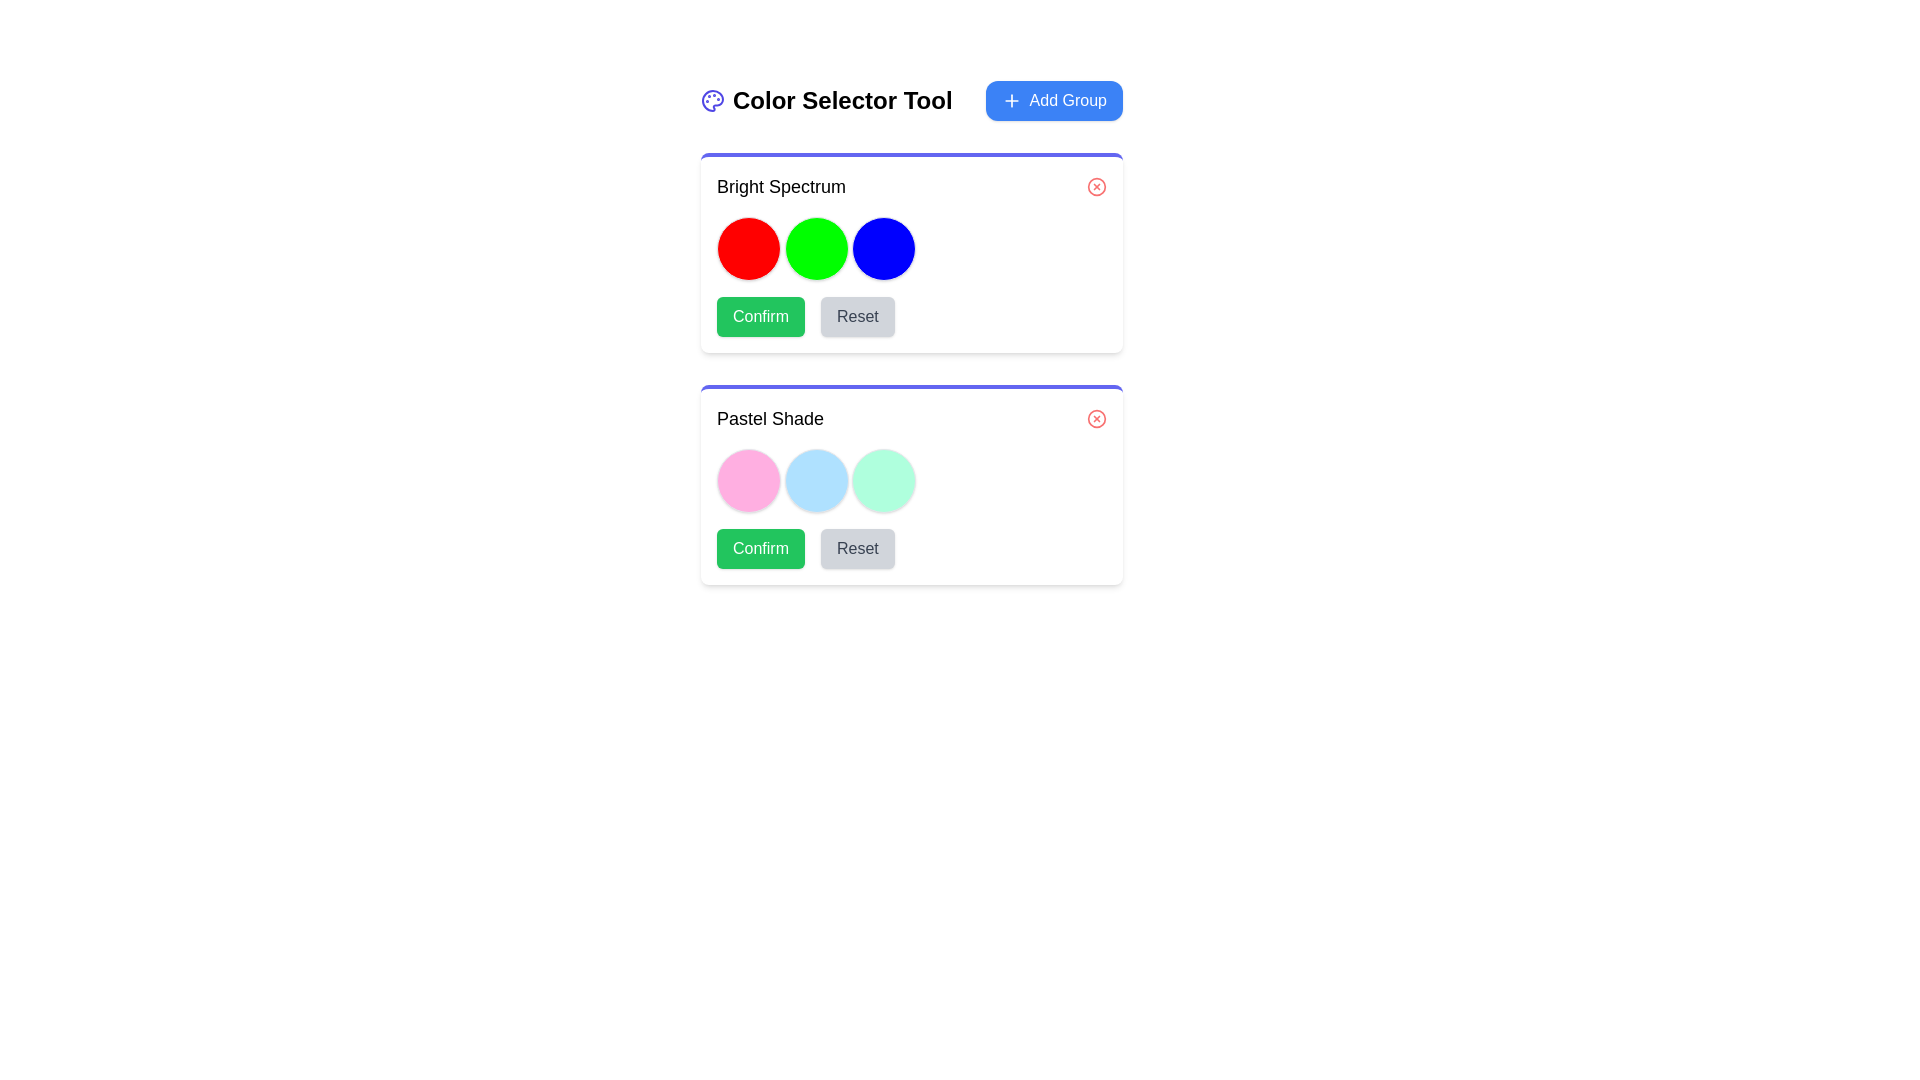 The height and width of the screenshot is (1080, 1920). What do you see at coordinates (883, 481) in the screenshot?
I see `the third circular button with a light green background in the 'Pastel Shade' card, which is part of a group of three similar buttons aligned horizontally` at bounding box center [883, 481].